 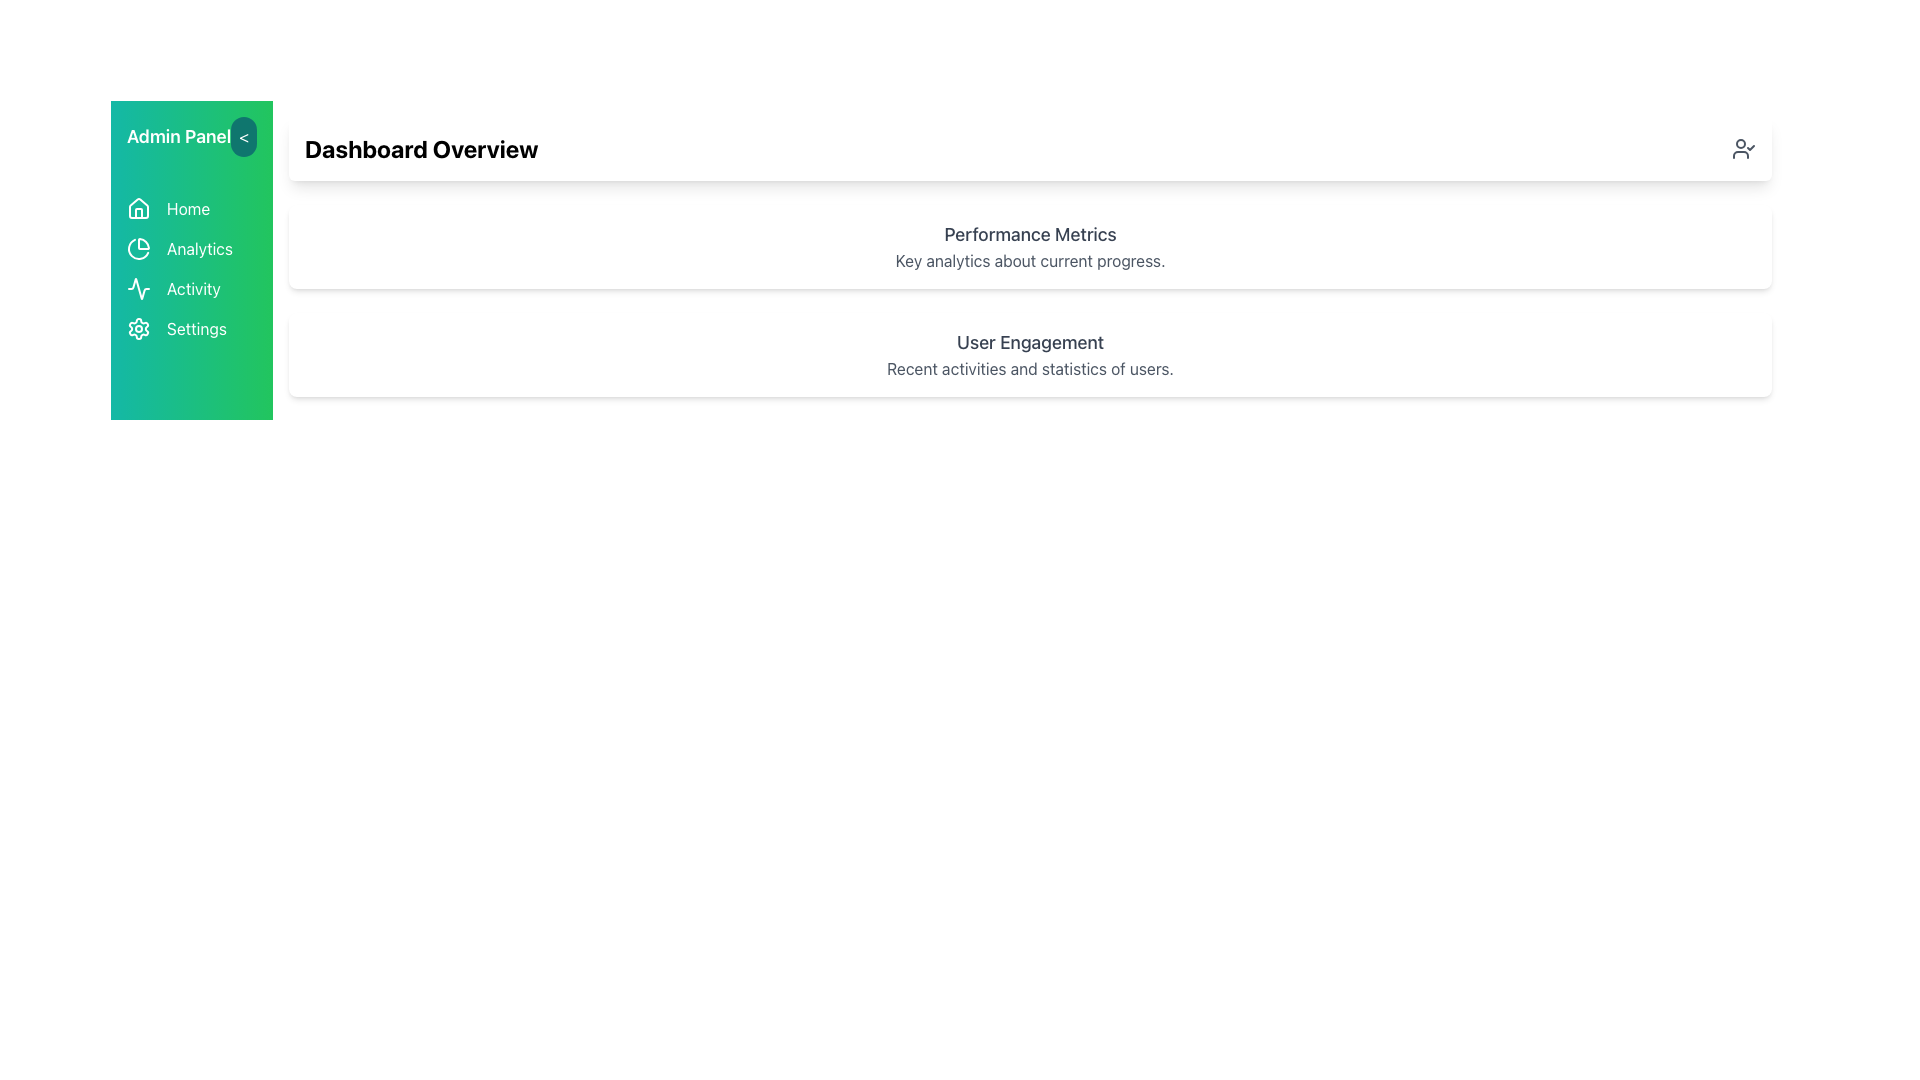 I want to click on the house-shaped icon in the vertical sidebar menu, which is styled with white lines on a green background and positioned above the 'Home' label, so click(x=138, y=208).